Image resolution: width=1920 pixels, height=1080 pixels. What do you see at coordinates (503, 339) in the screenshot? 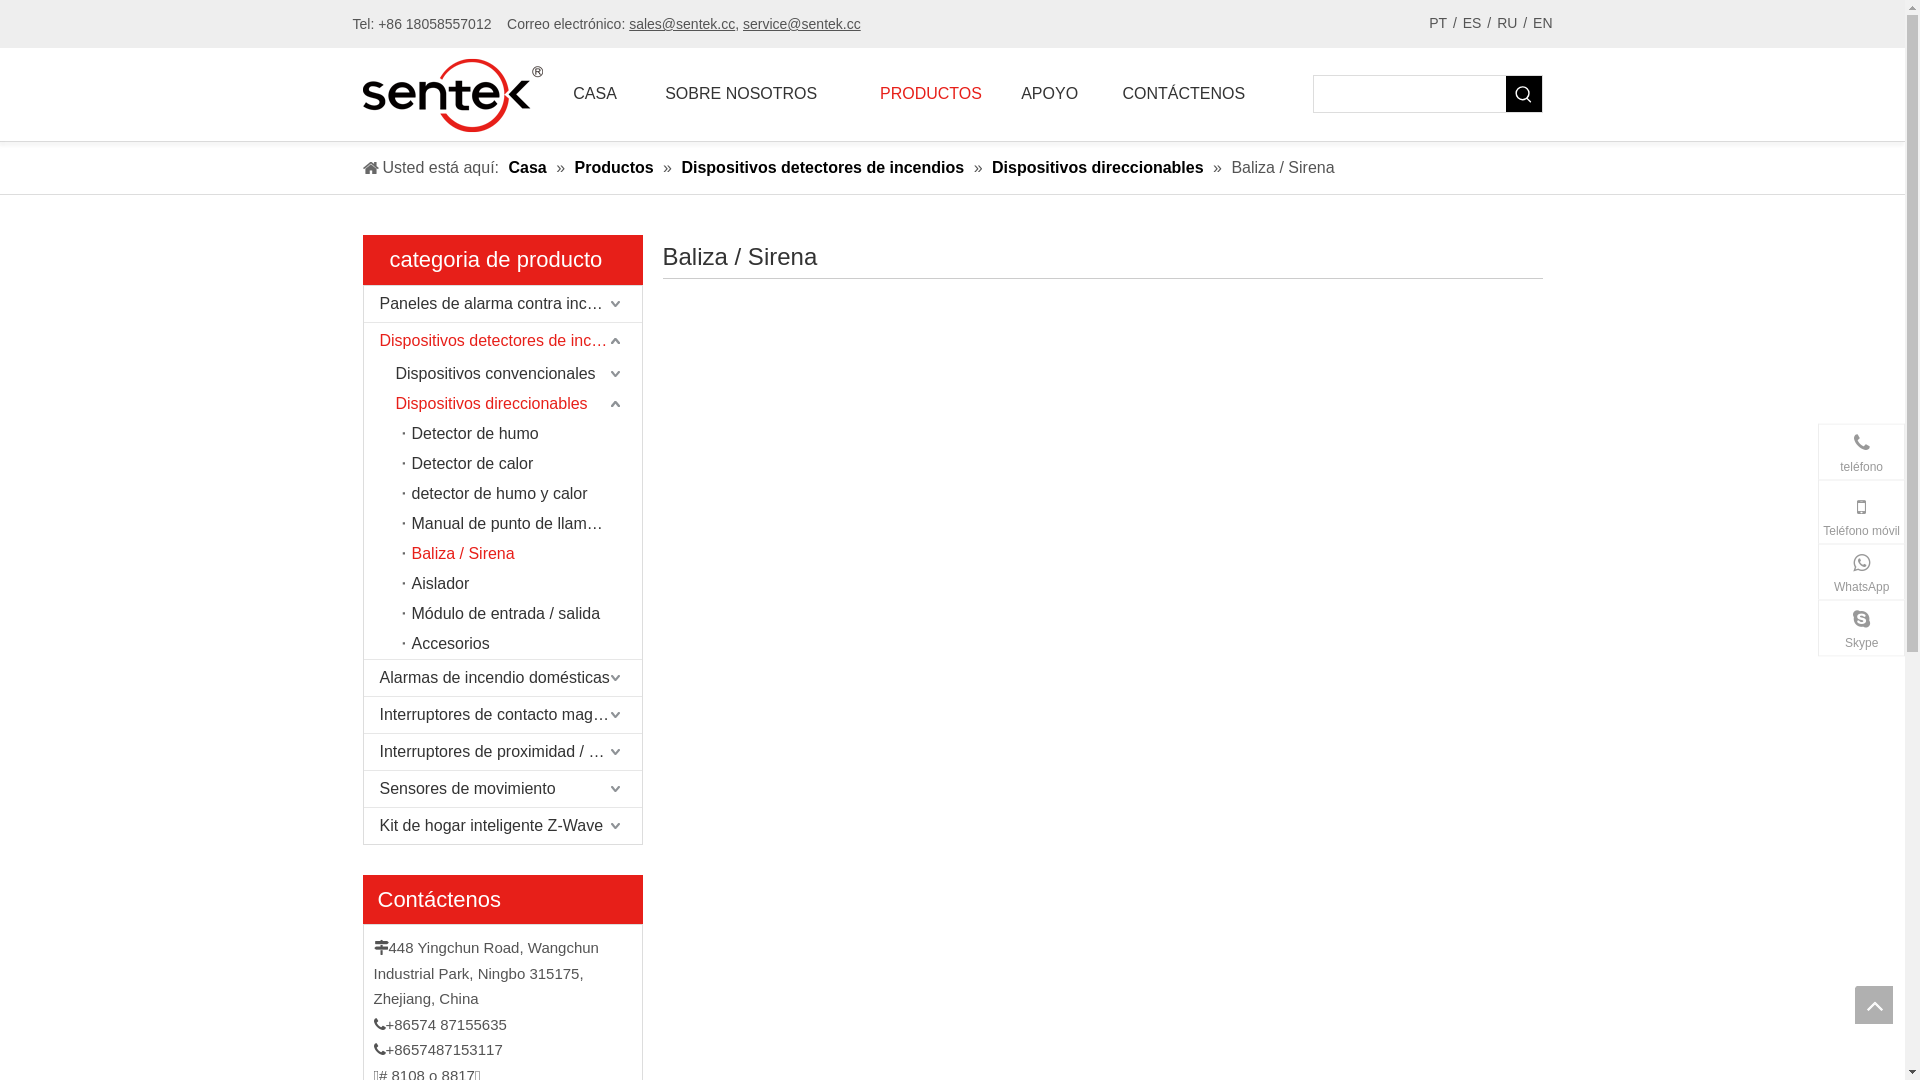
I see `'Dispositivos detectores de incendios'` at bounding box center [503, 339].